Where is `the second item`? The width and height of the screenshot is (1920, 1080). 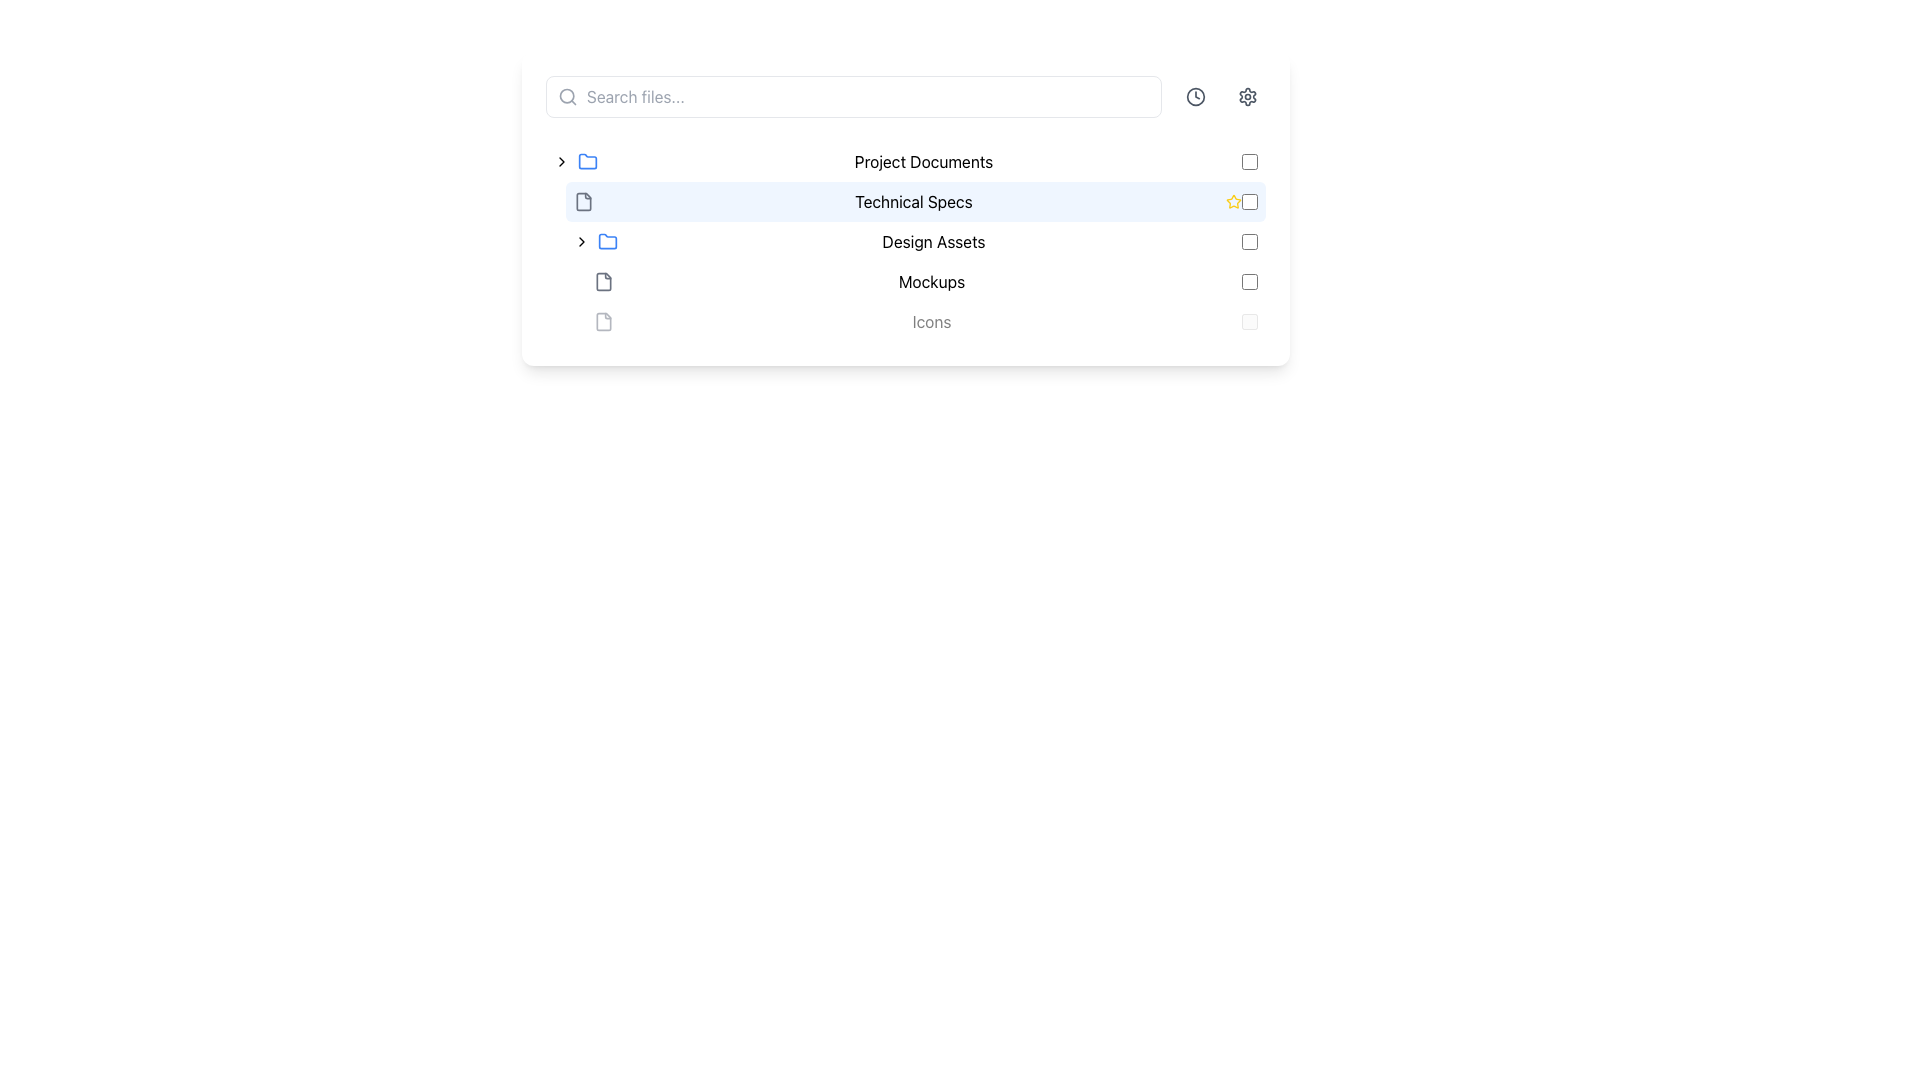
the second item is located at coordinates (905, 201).